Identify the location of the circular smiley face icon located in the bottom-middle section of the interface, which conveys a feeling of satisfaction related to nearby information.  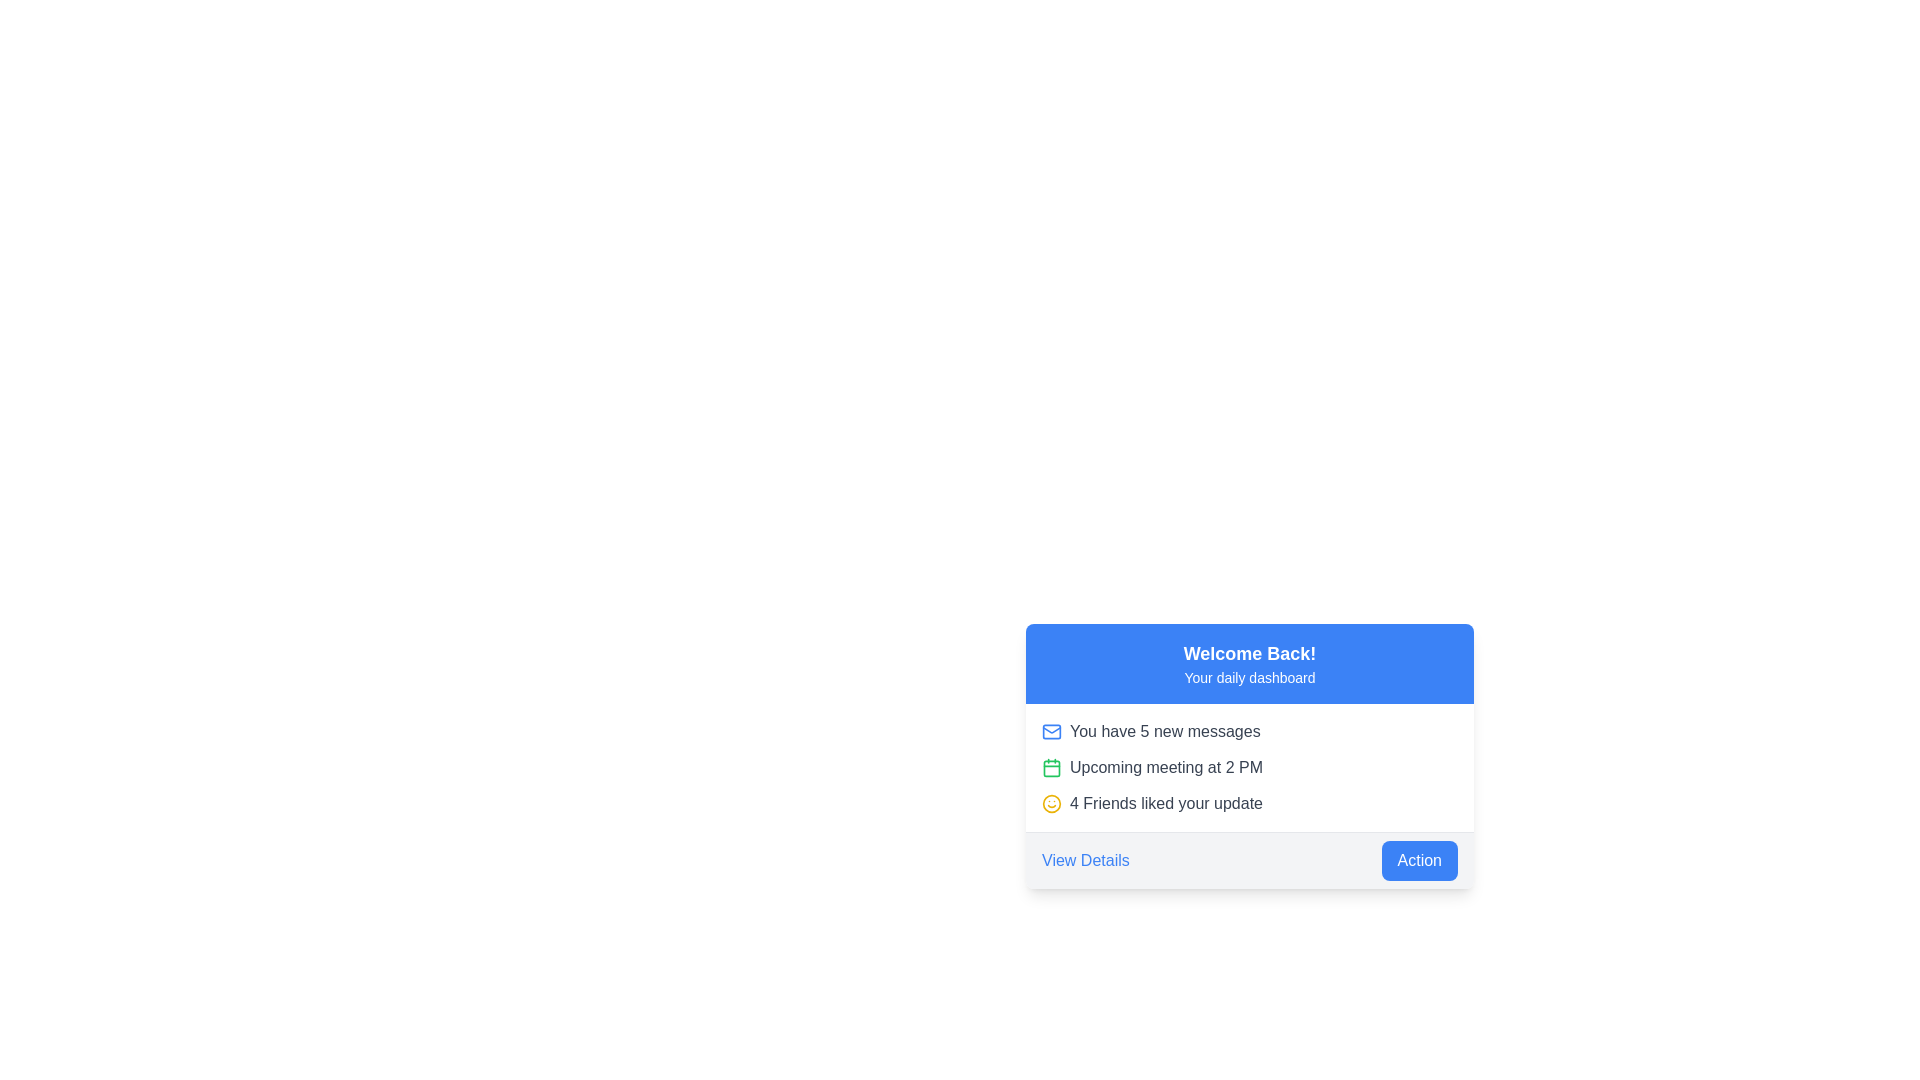
(1050, 802).